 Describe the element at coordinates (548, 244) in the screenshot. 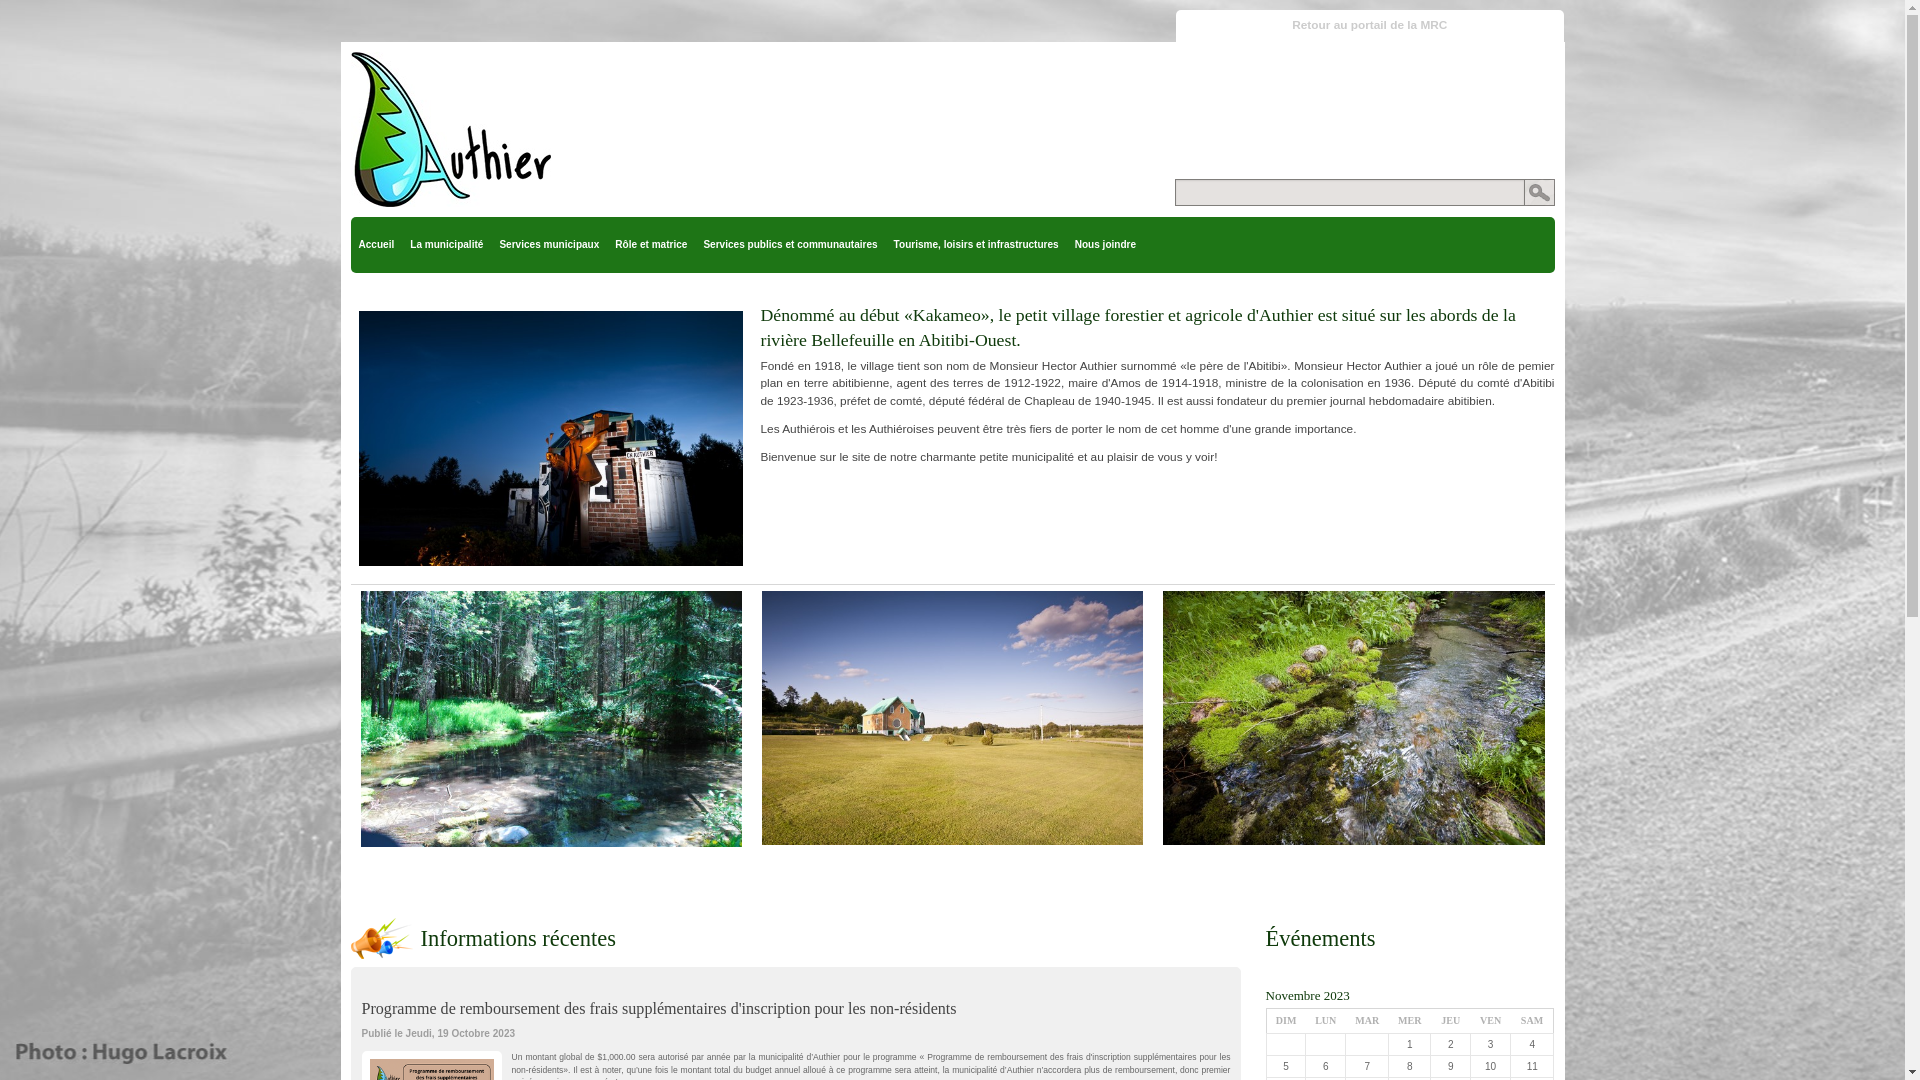

I see `'Services municipaux'` at that location.